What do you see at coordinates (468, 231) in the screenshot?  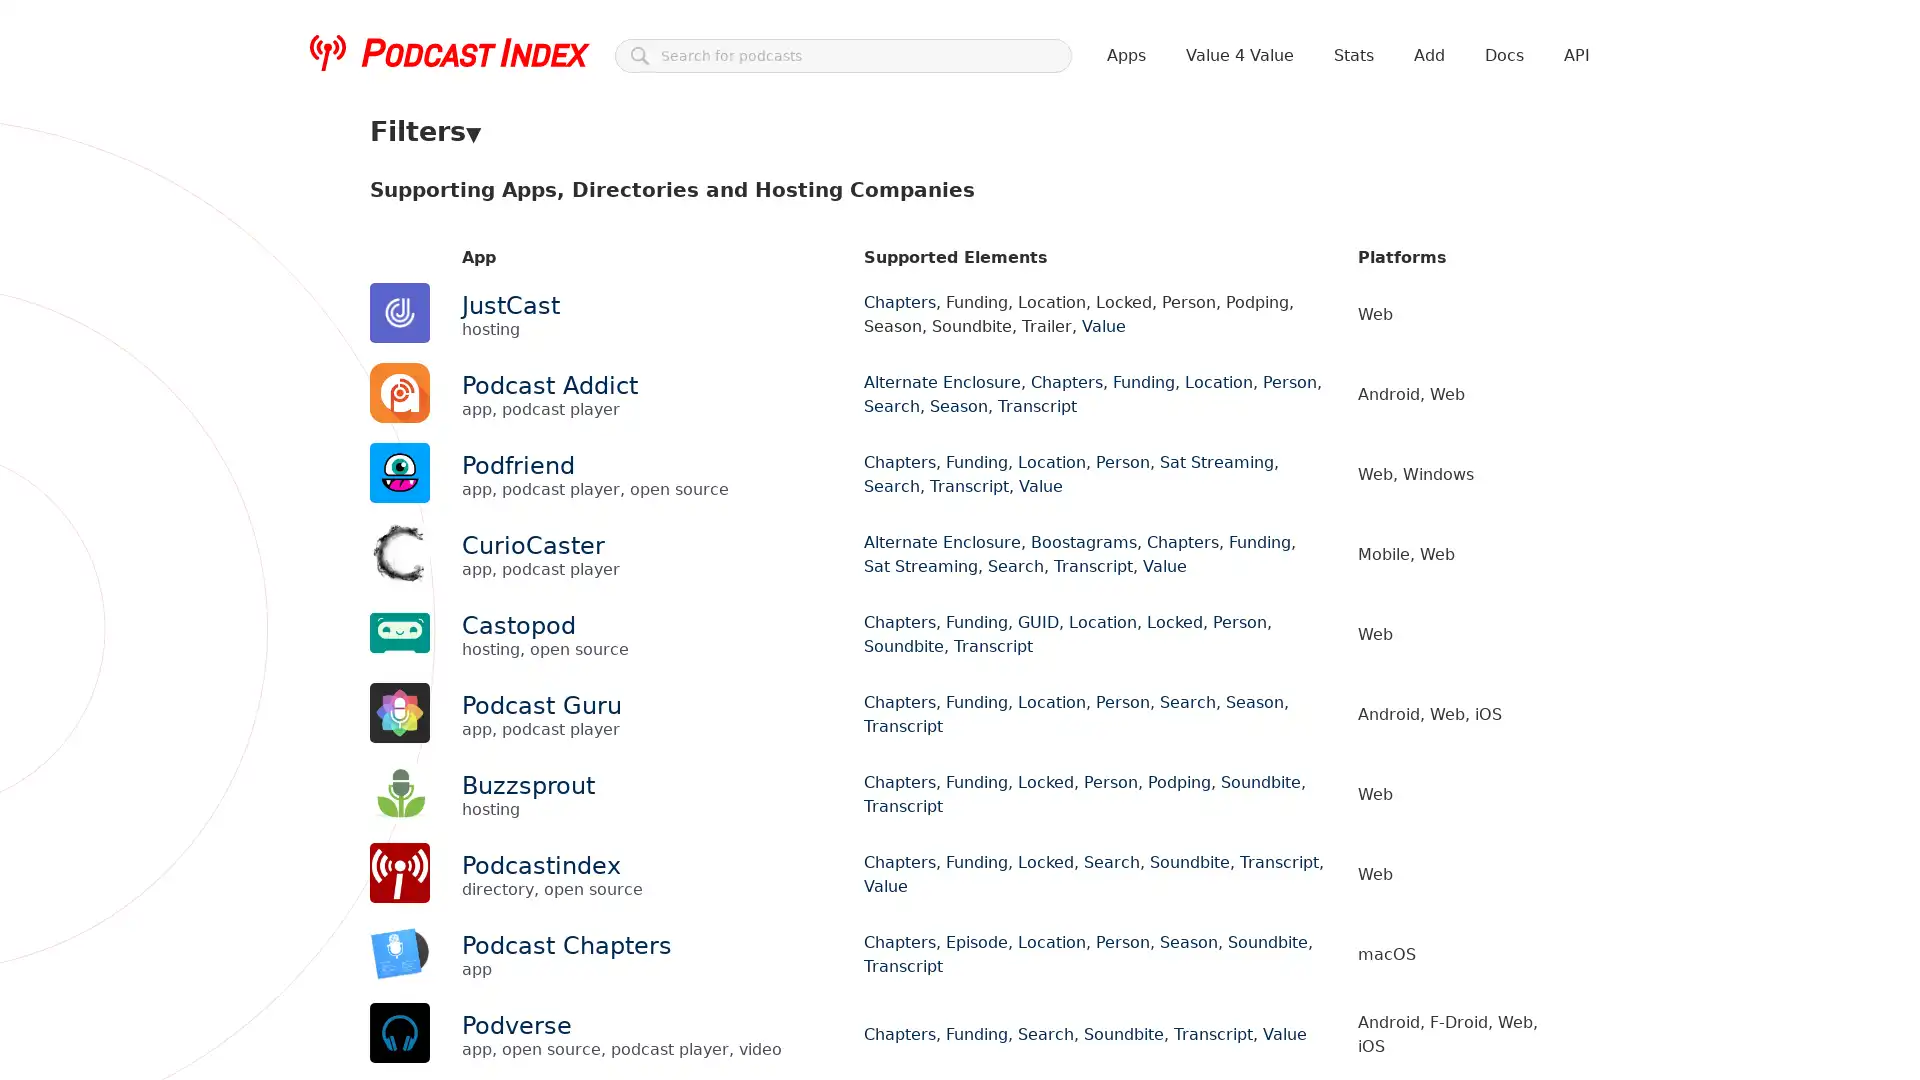 I see `Website` at bounding box center [468, 231].